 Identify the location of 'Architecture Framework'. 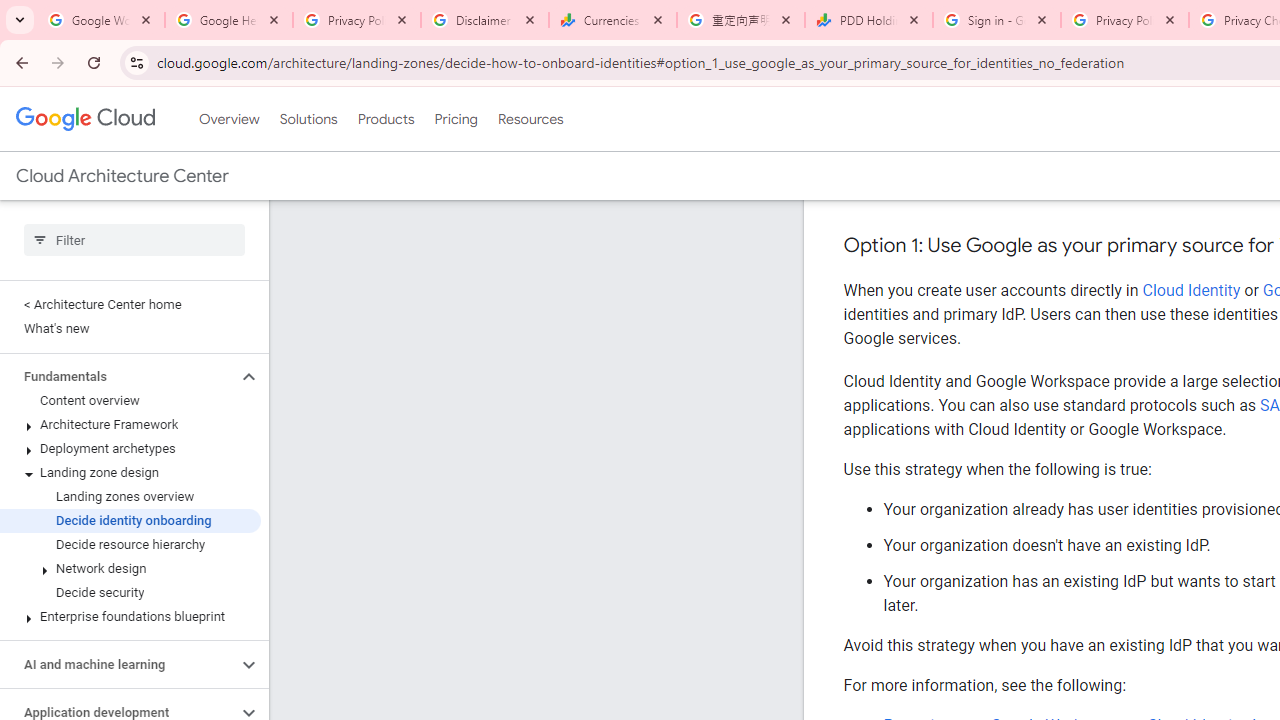
(129, 424).